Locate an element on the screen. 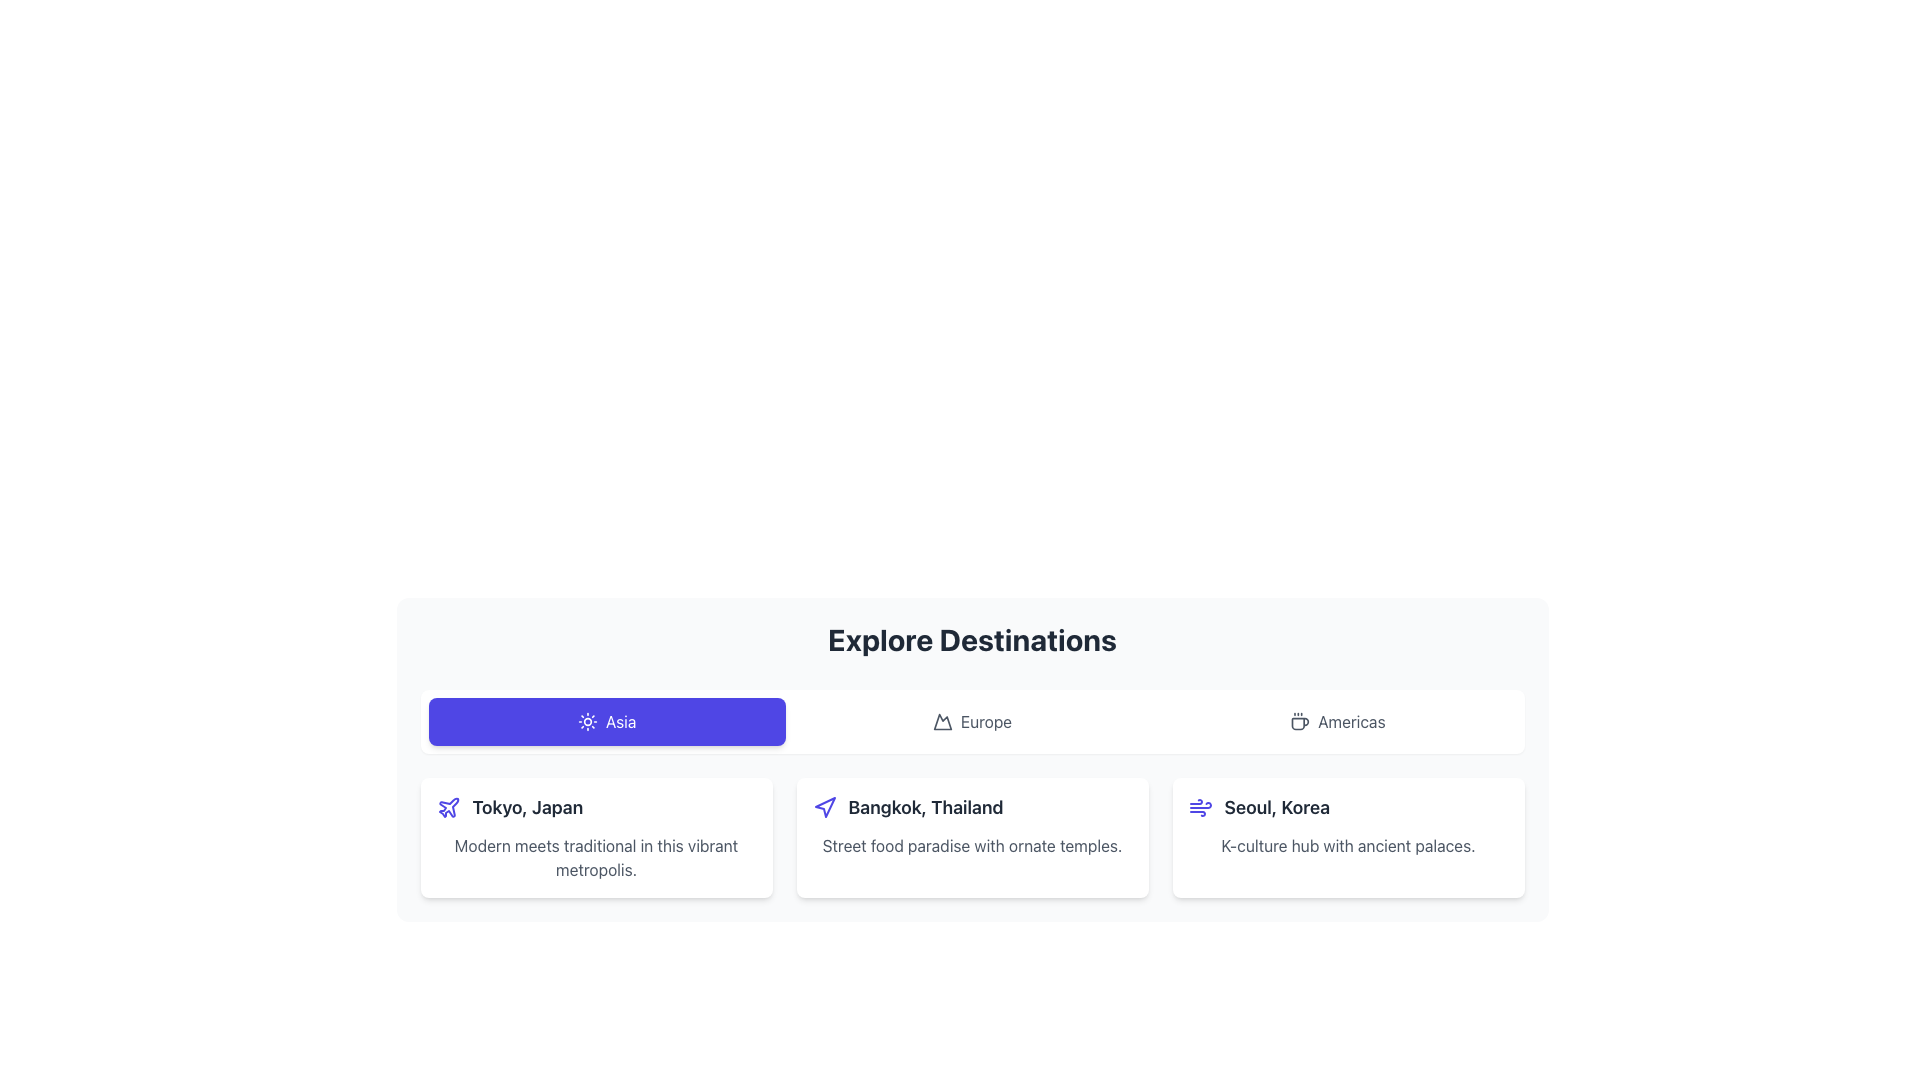 This screenshot has width=1920, height=1080. the 'Bangkok, Thailand' text with the navigation arrow icon is located at coordinates (972, 806).